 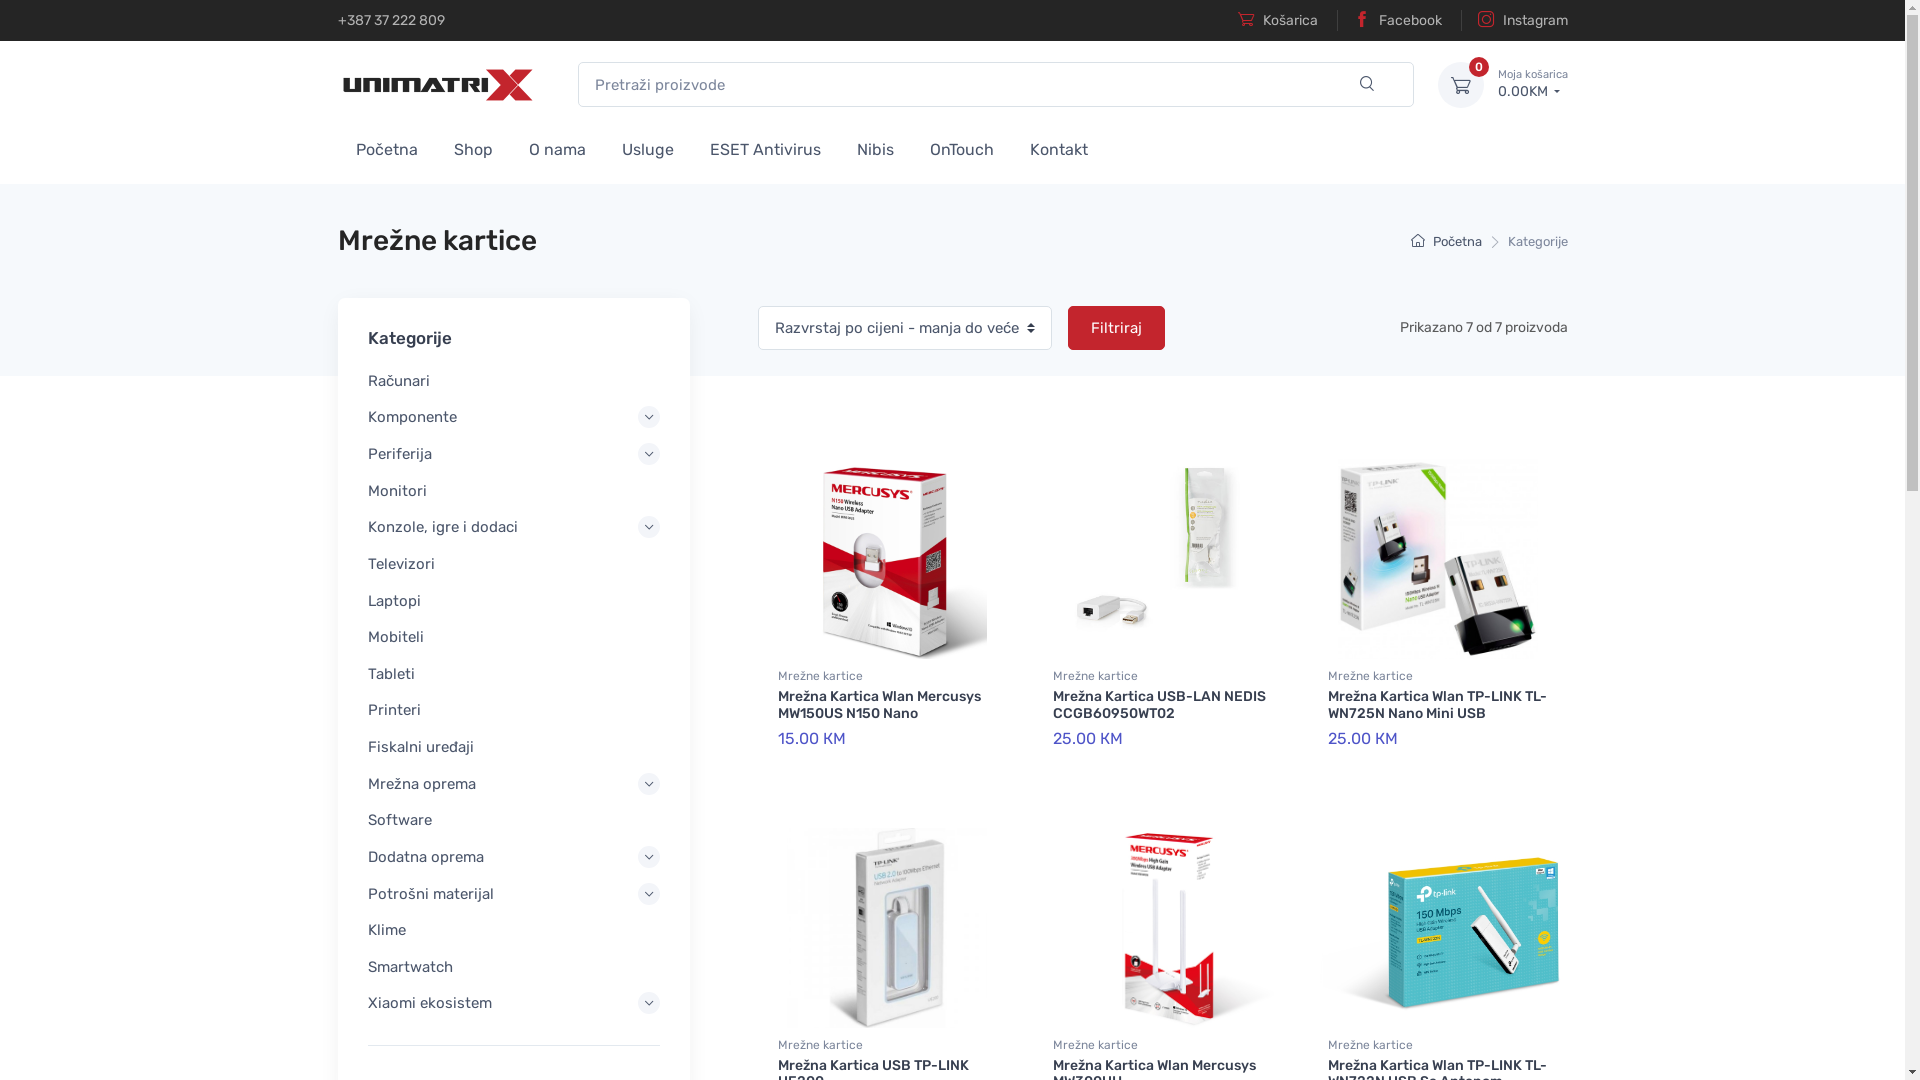 I want to click on 'OnTouch', so click(x=911, y=146).